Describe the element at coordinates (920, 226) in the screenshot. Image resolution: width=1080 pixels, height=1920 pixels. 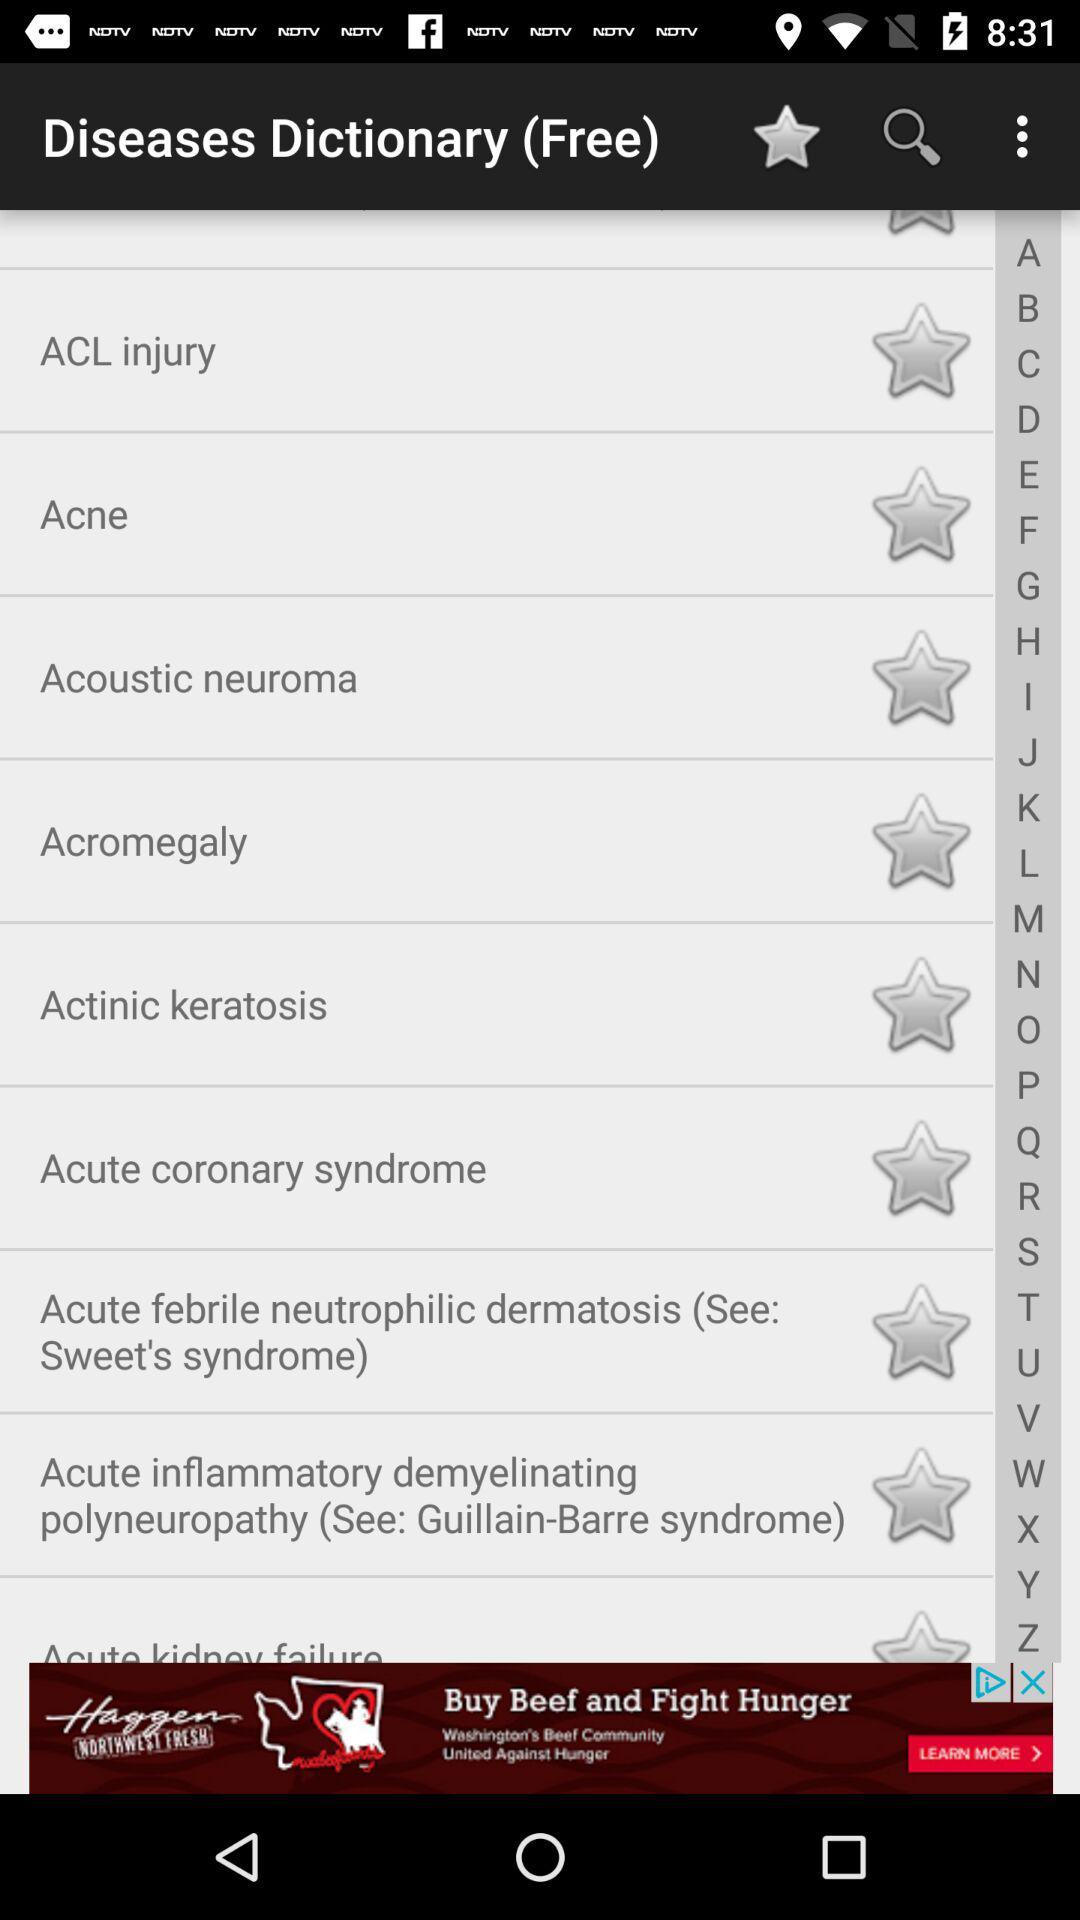
I see `highlighted button` at that location.